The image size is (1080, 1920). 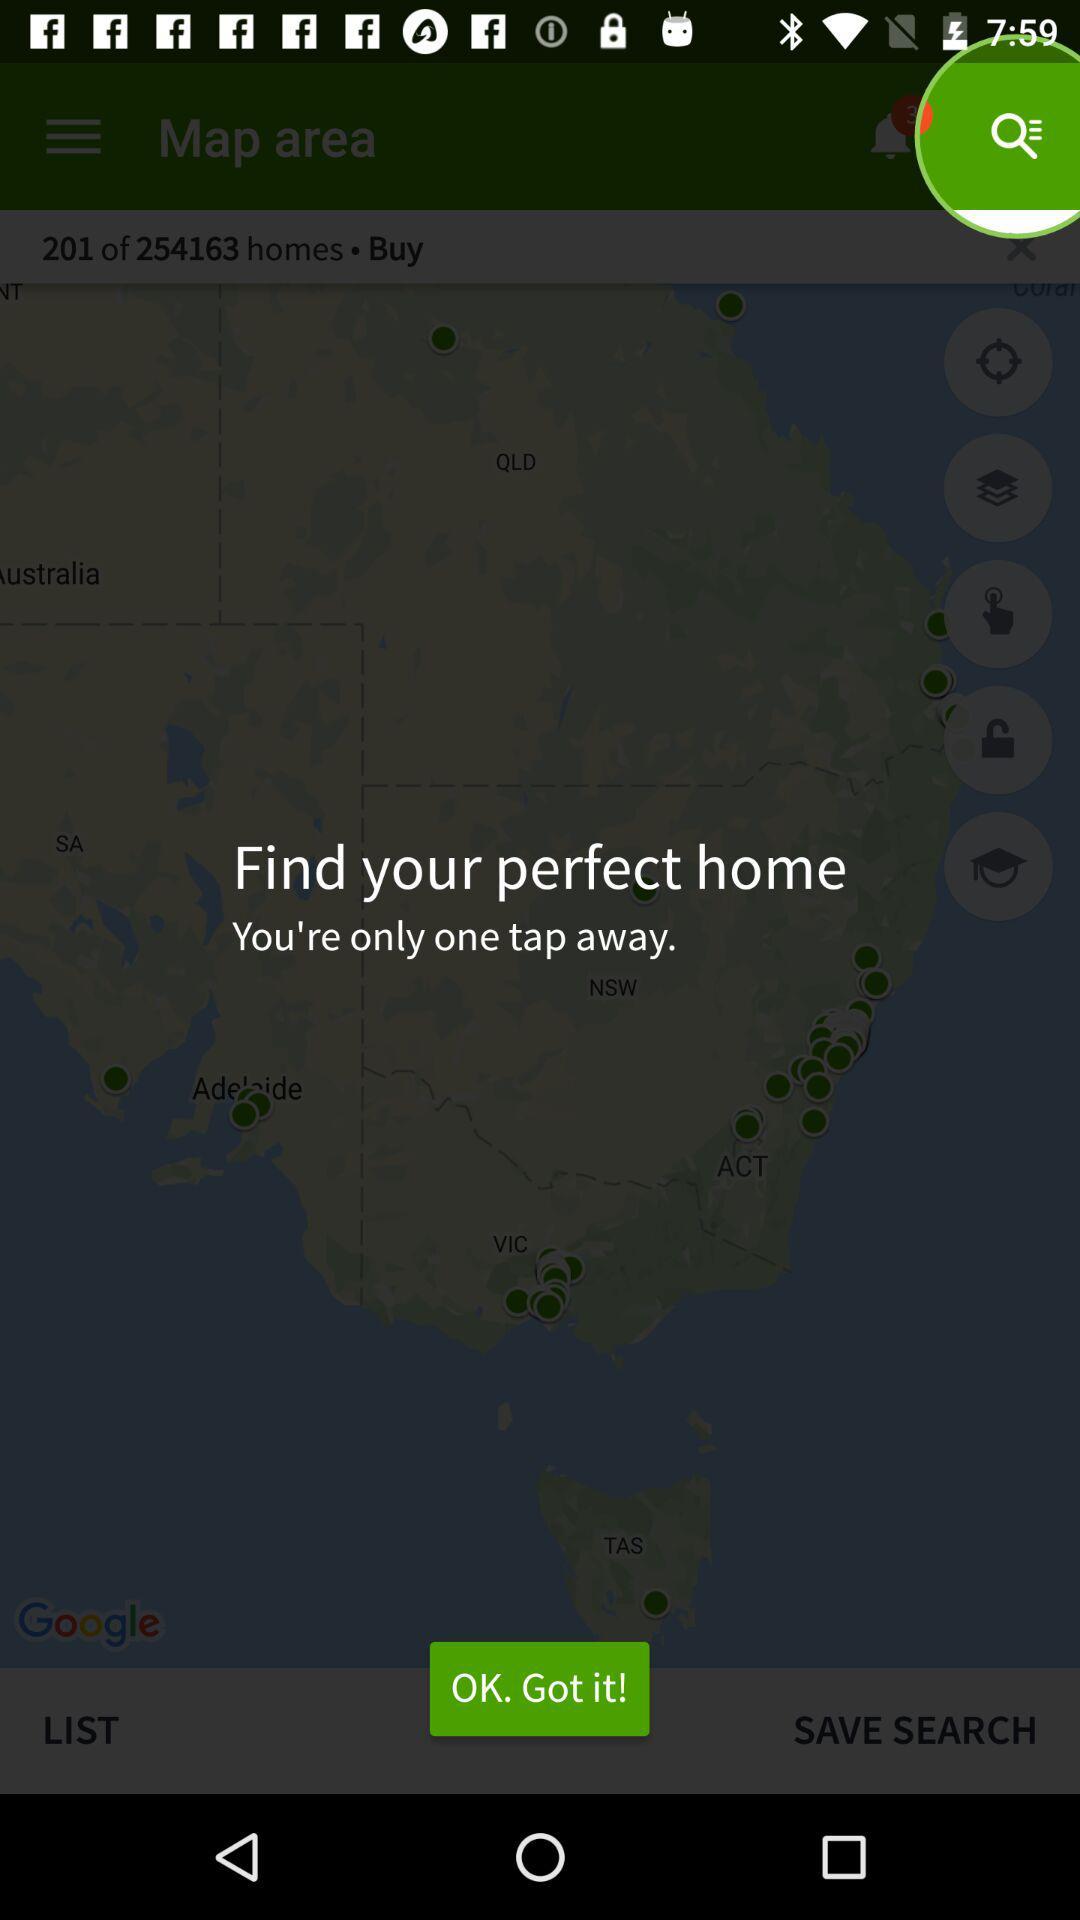 I want to click on the app to the left of the map area item, so click(x=72, y=135).